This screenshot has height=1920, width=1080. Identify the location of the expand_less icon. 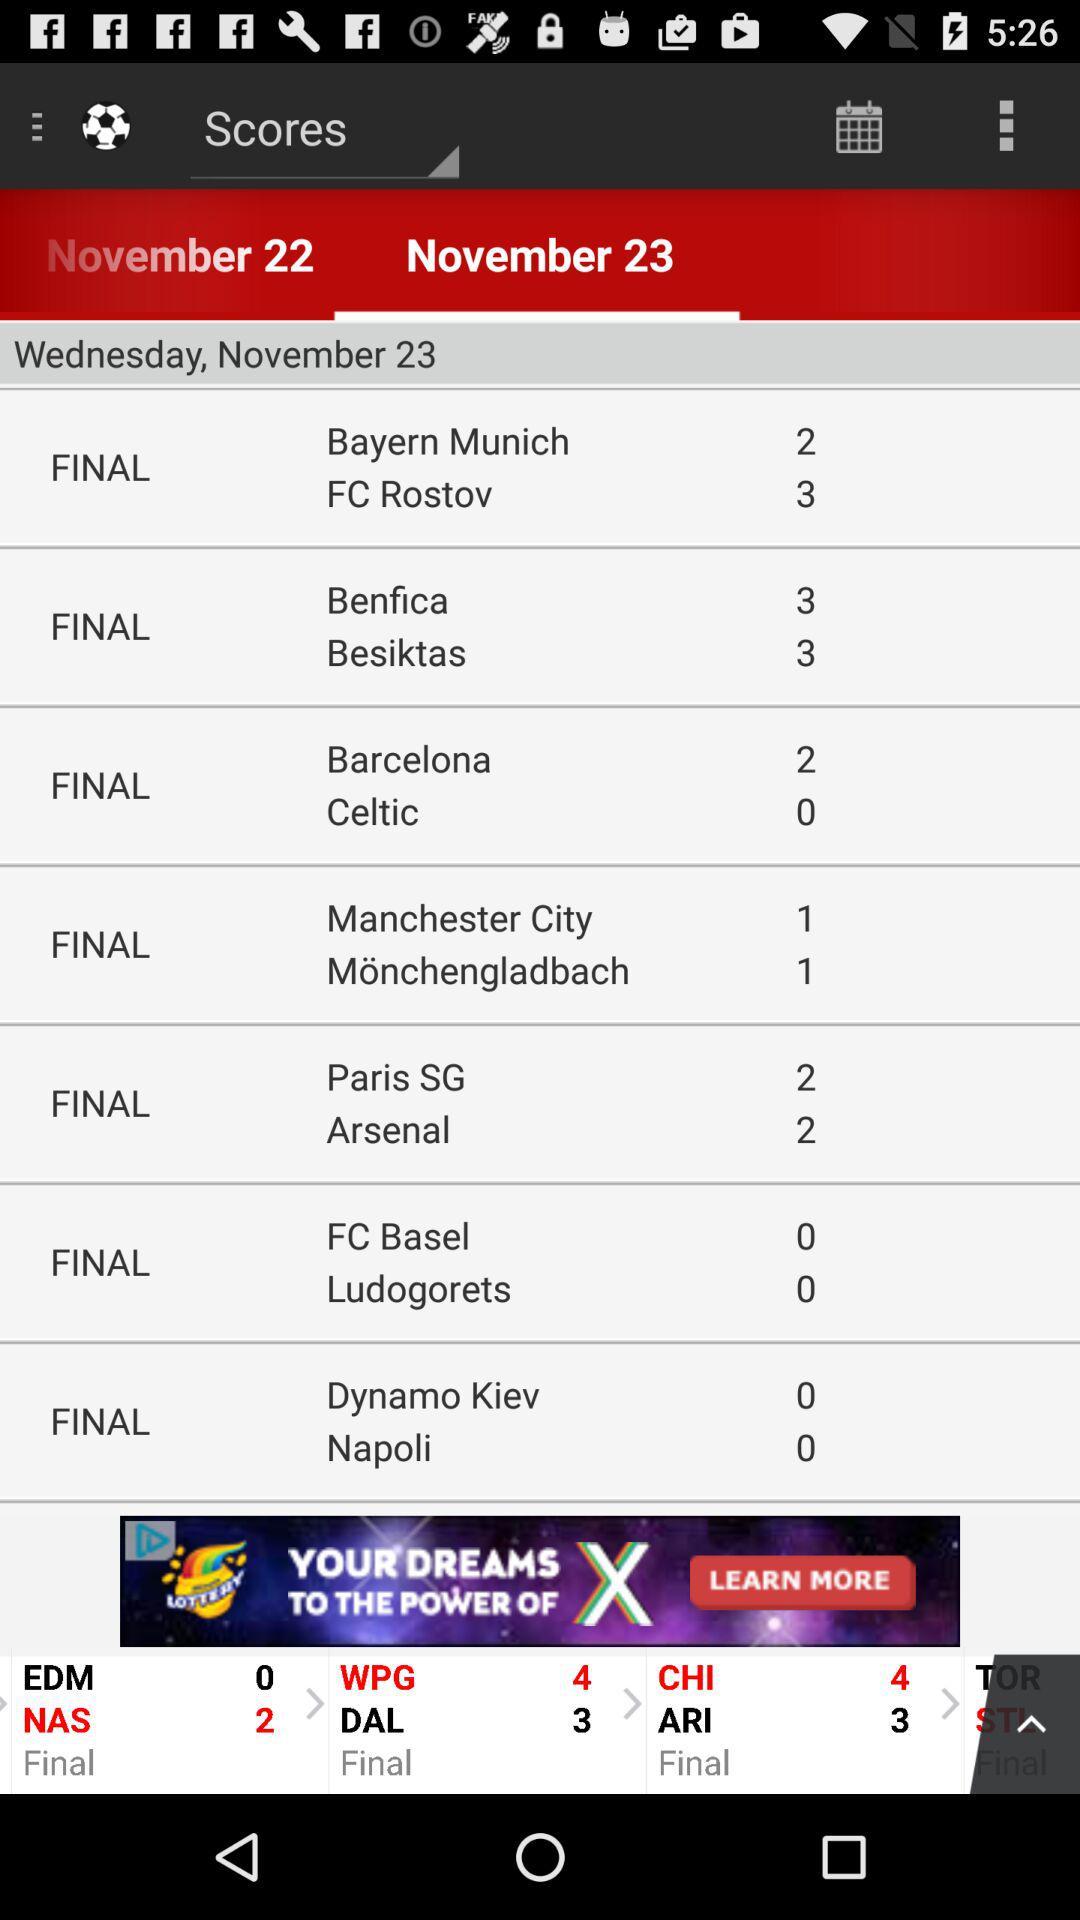
(1014, 1840).